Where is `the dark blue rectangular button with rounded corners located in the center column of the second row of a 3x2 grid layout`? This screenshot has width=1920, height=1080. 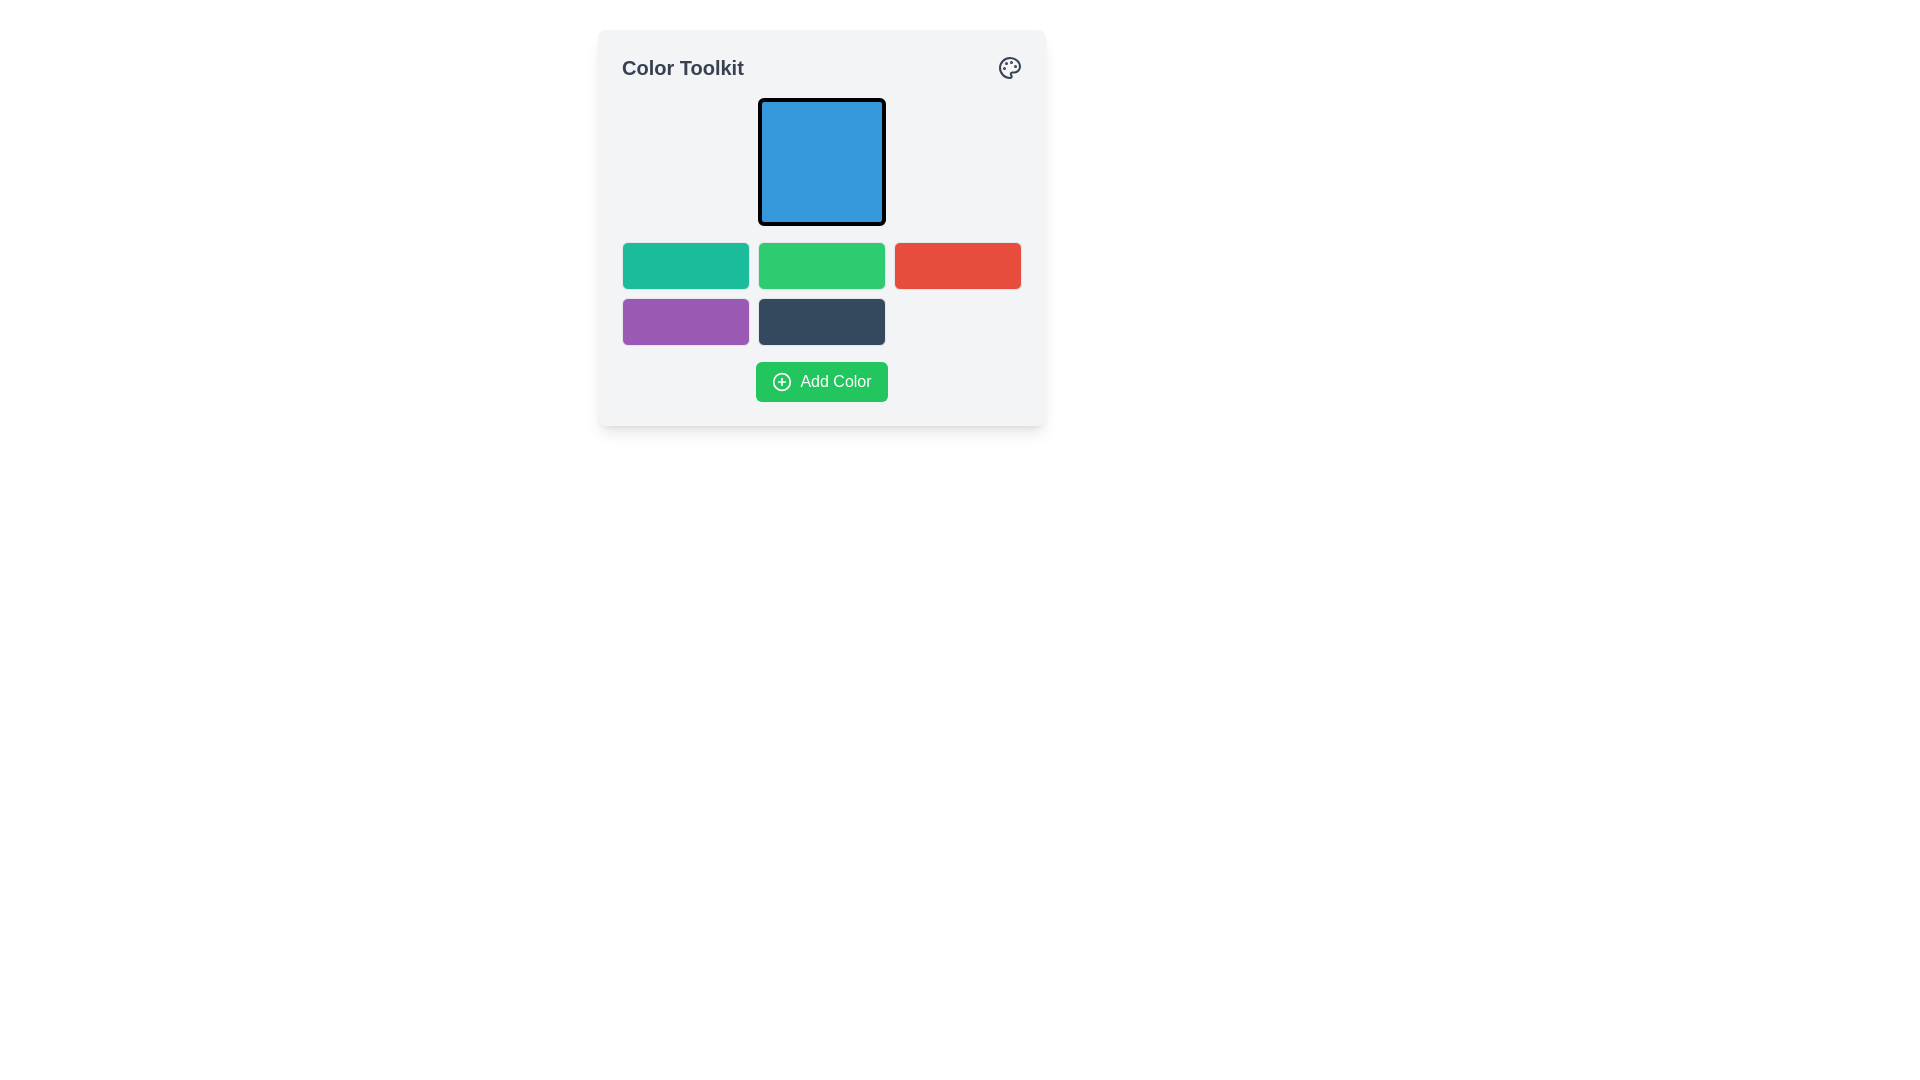
the dark blue rectangular button with rounded corners located in the center column of the second row of a 3x2 grid layout is located at coordinates (821, 320).